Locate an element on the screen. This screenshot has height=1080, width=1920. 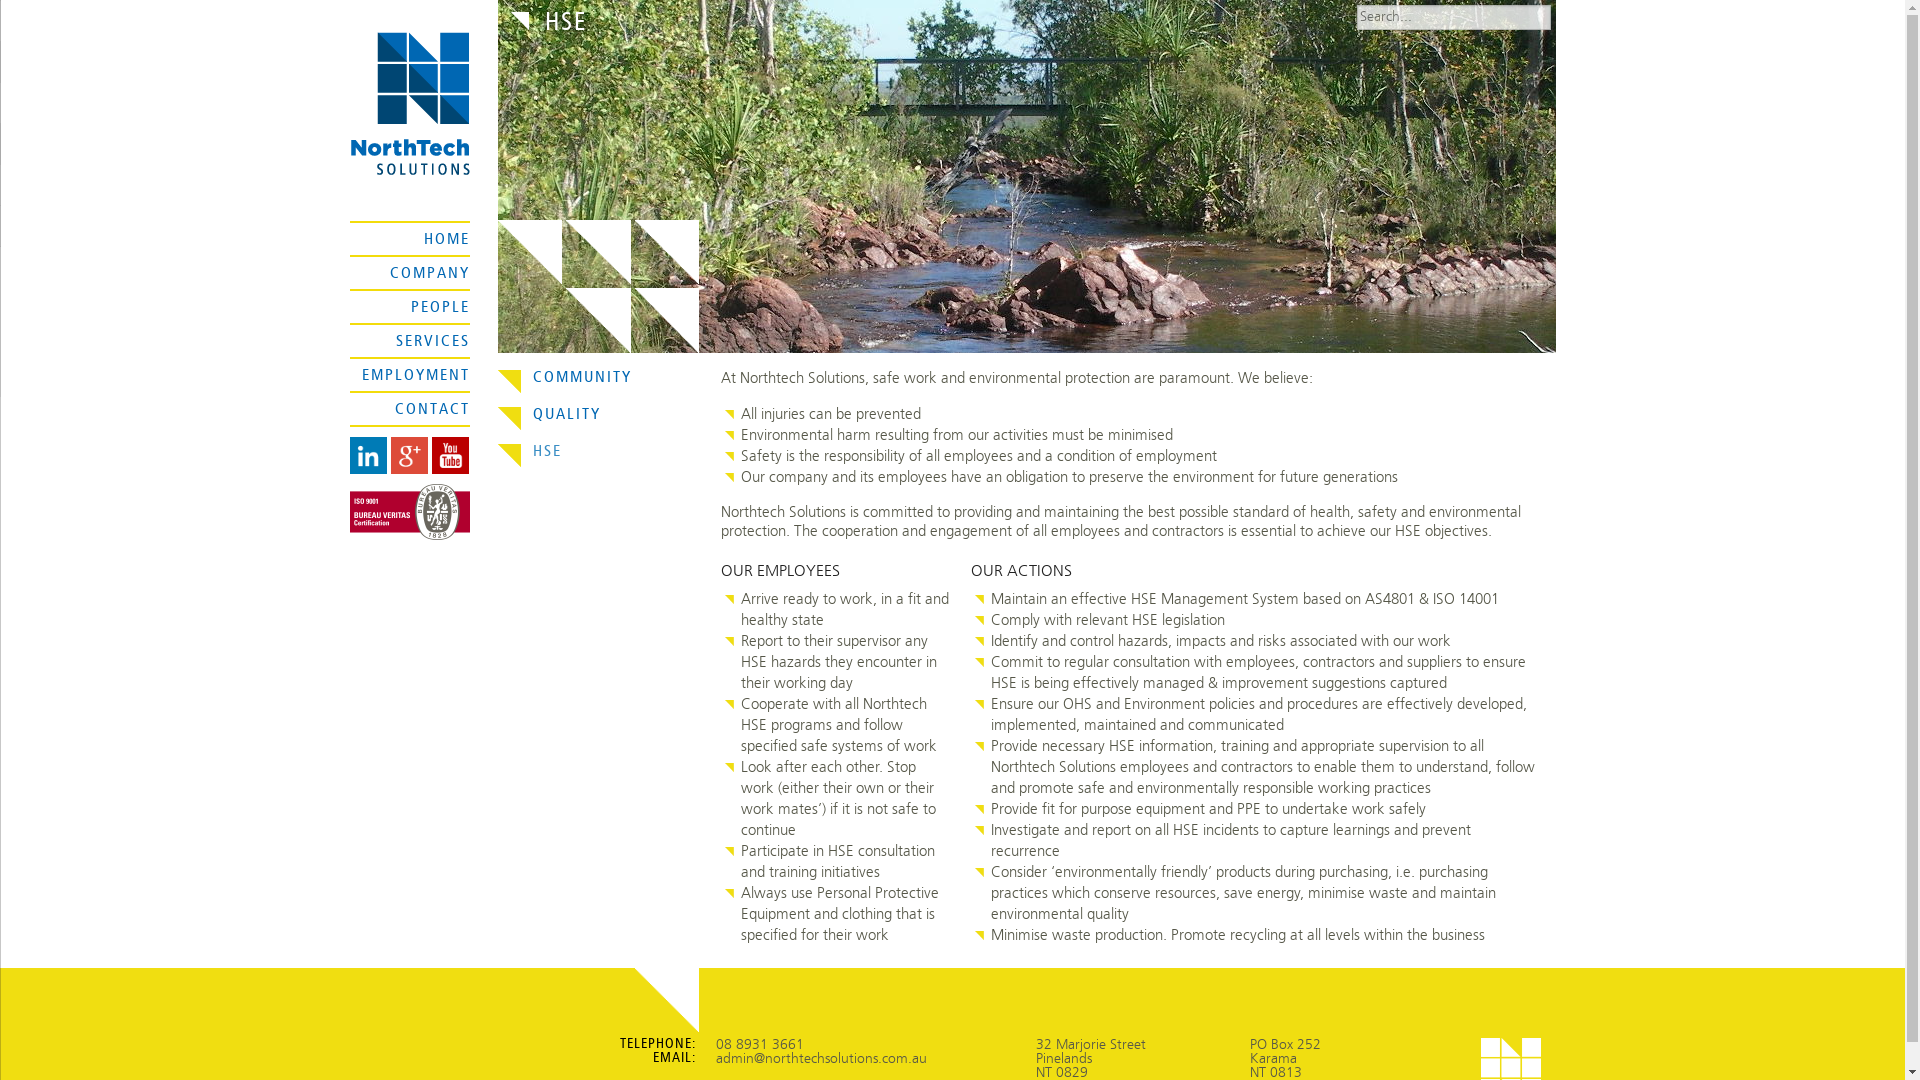
'QUALITY' is located at coordinates (601, 419).